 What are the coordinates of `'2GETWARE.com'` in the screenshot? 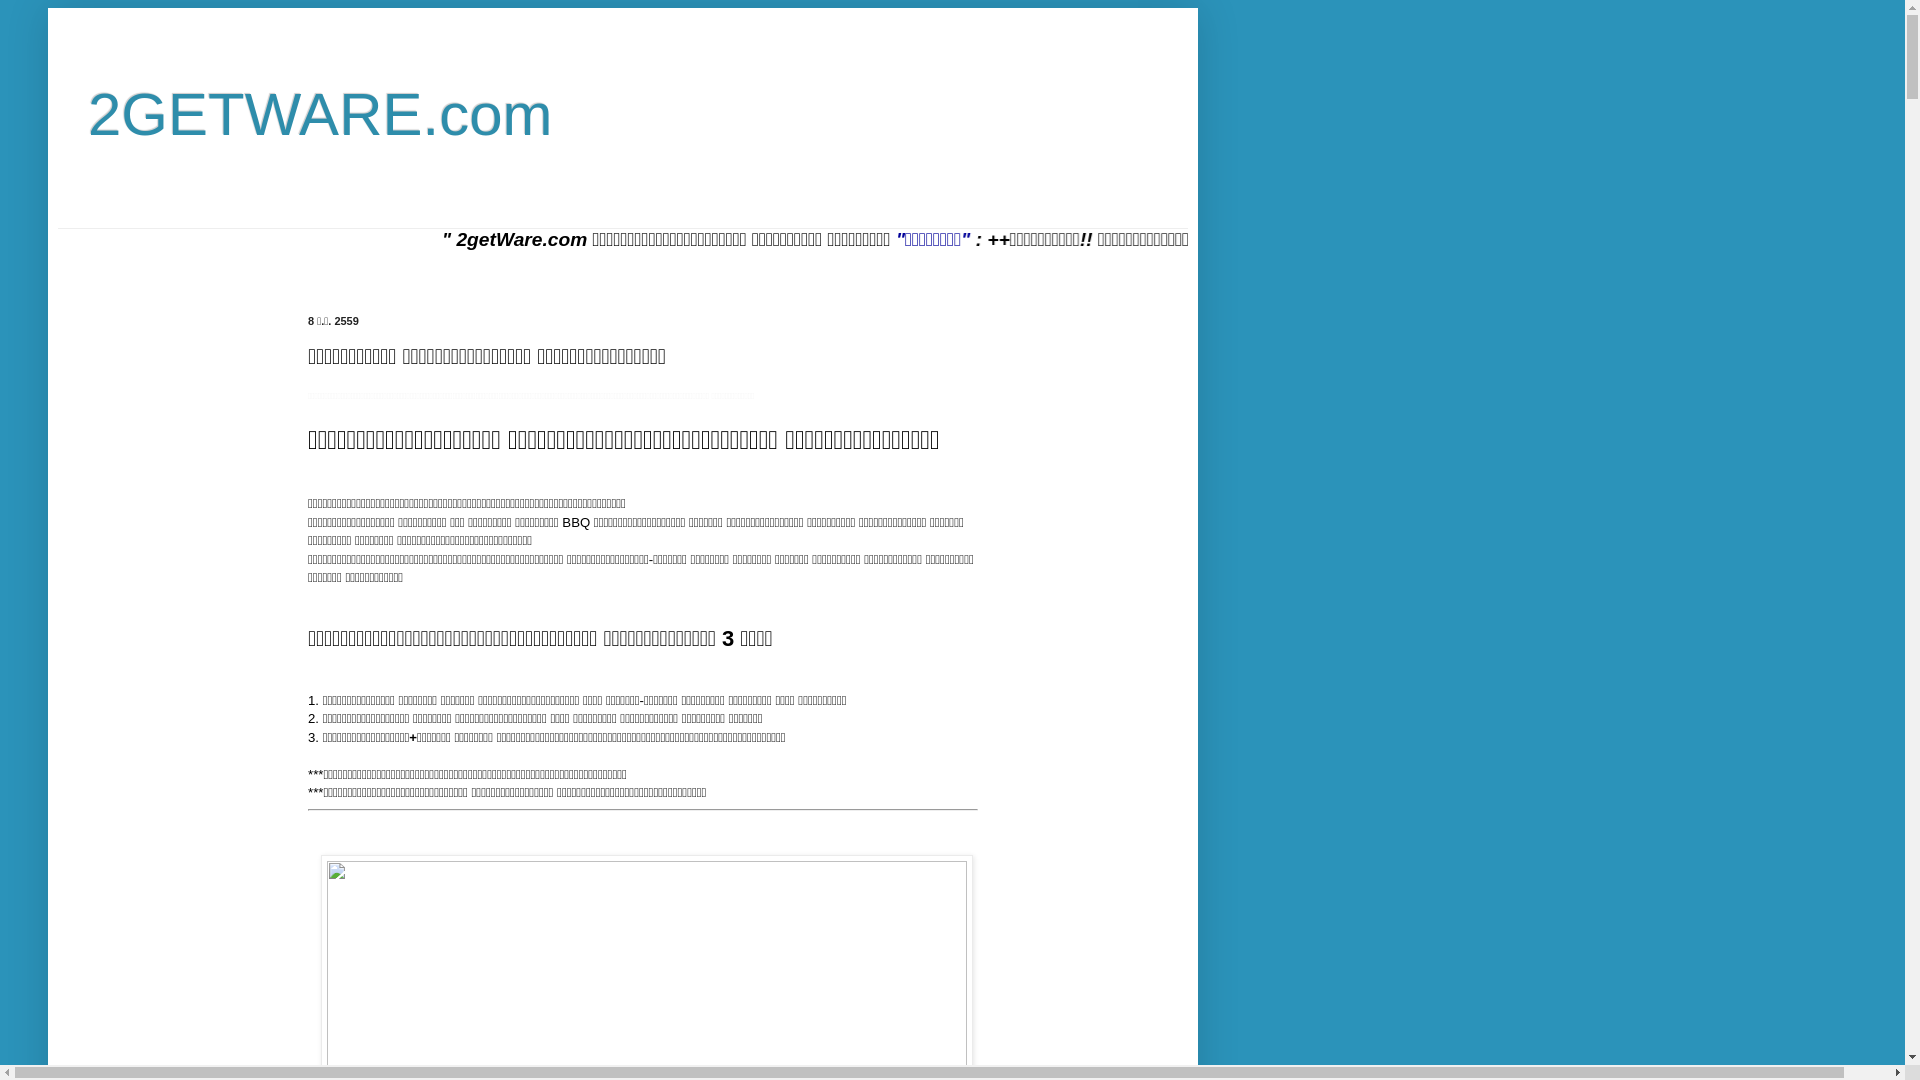 It's located at (320, 114).